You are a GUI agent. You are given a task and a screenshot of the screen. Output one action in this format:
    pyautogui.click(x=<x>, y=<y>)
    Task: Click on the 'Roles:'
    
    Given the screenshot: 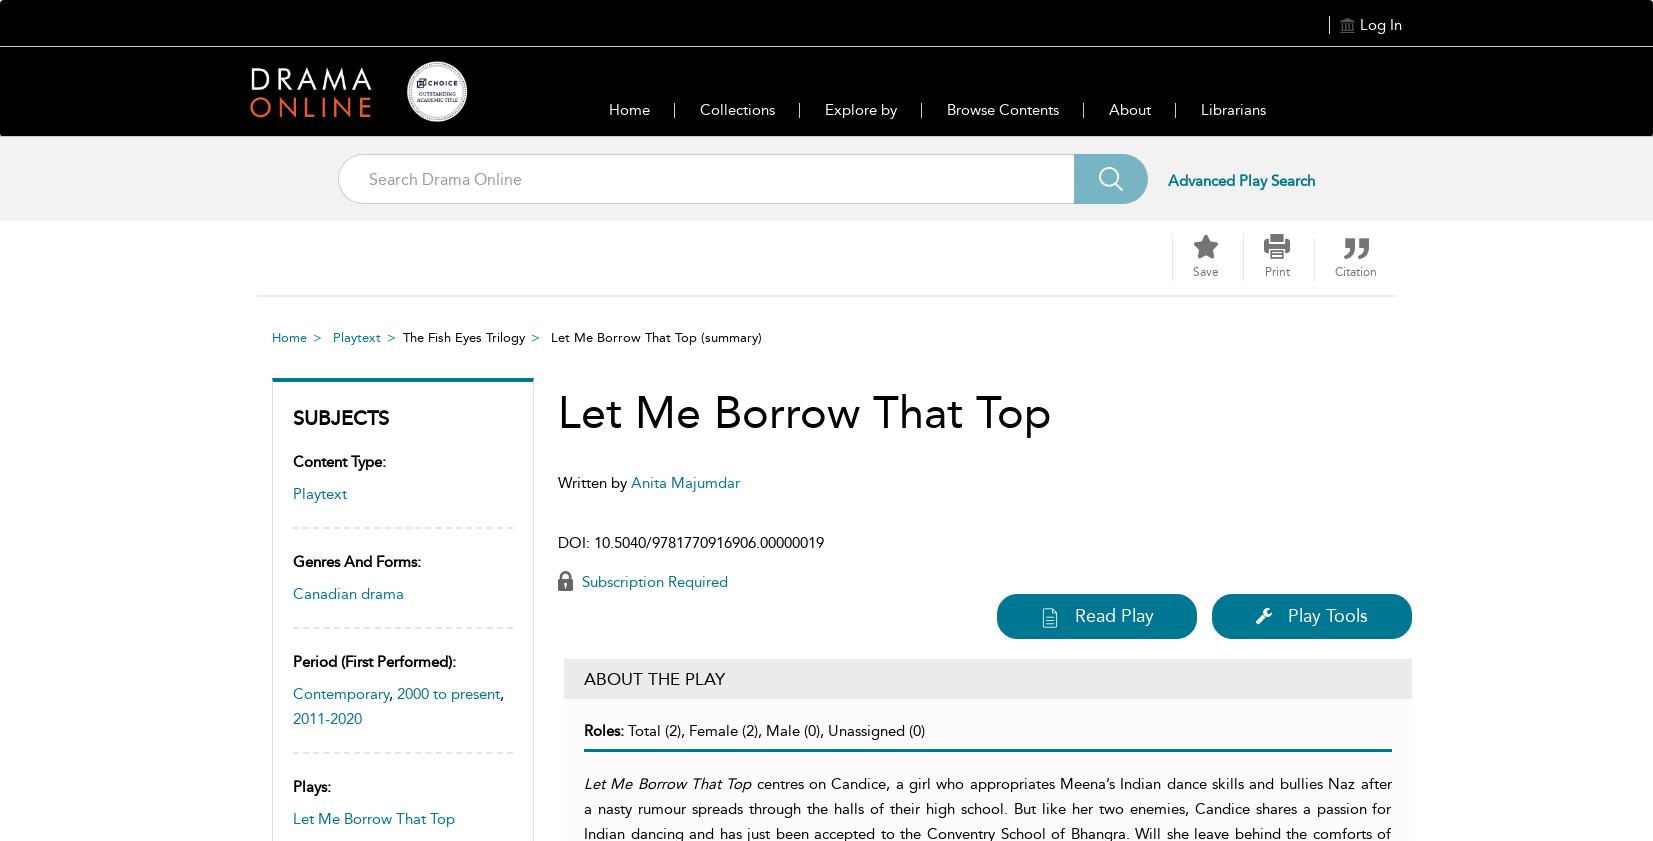 What is the action you would take?
    pyautogui.click(x=583, y=730)
    